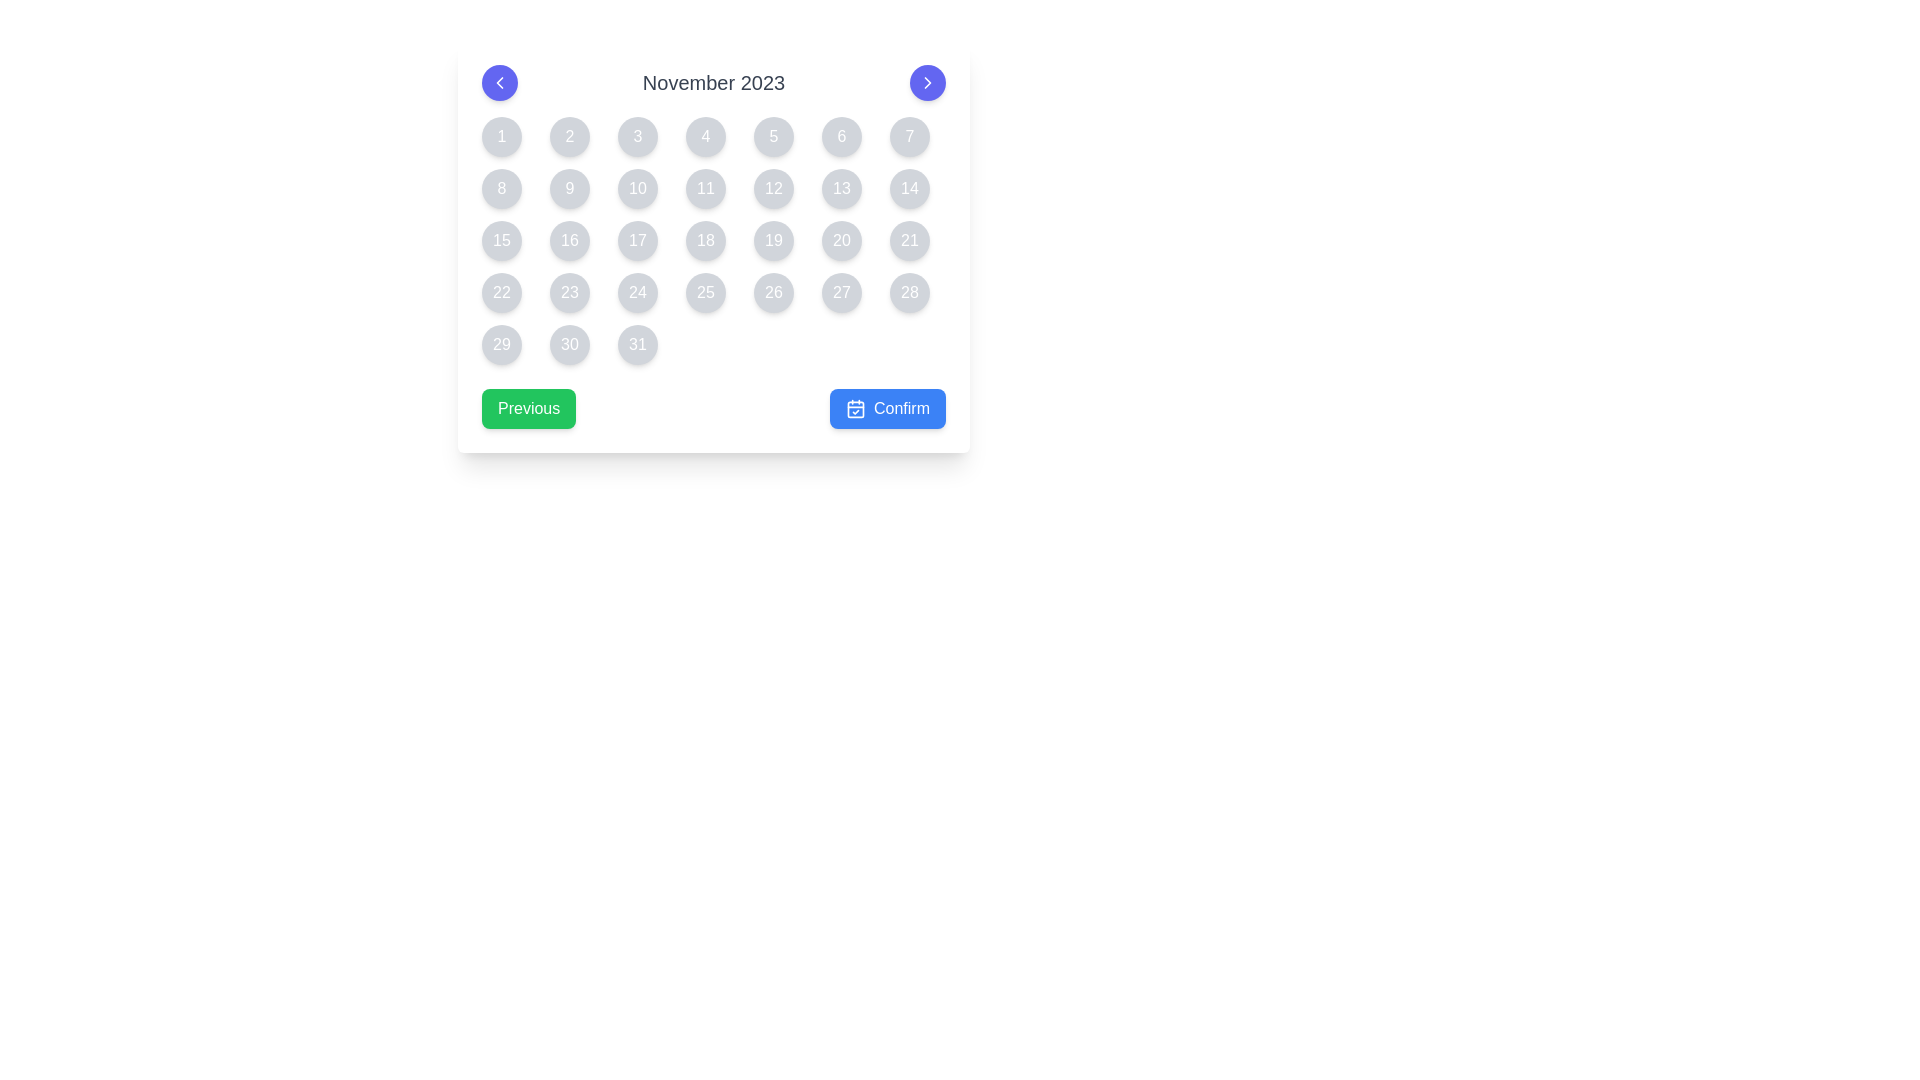 The width and height of the screenshot is (1920, 1080). Describe the element at coordinates (705, 239) in the screenshot. I see `the date selector button for the 18th day in the calendar view` at that location.